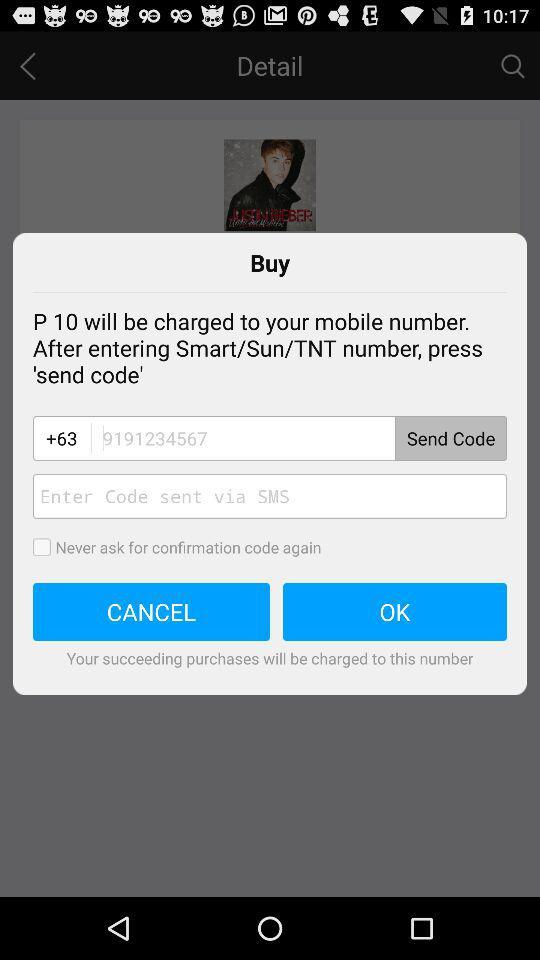 This screenshot has width=540, height=960. I want to click on the icon above your succeeding purchases app, so click(150, 611).